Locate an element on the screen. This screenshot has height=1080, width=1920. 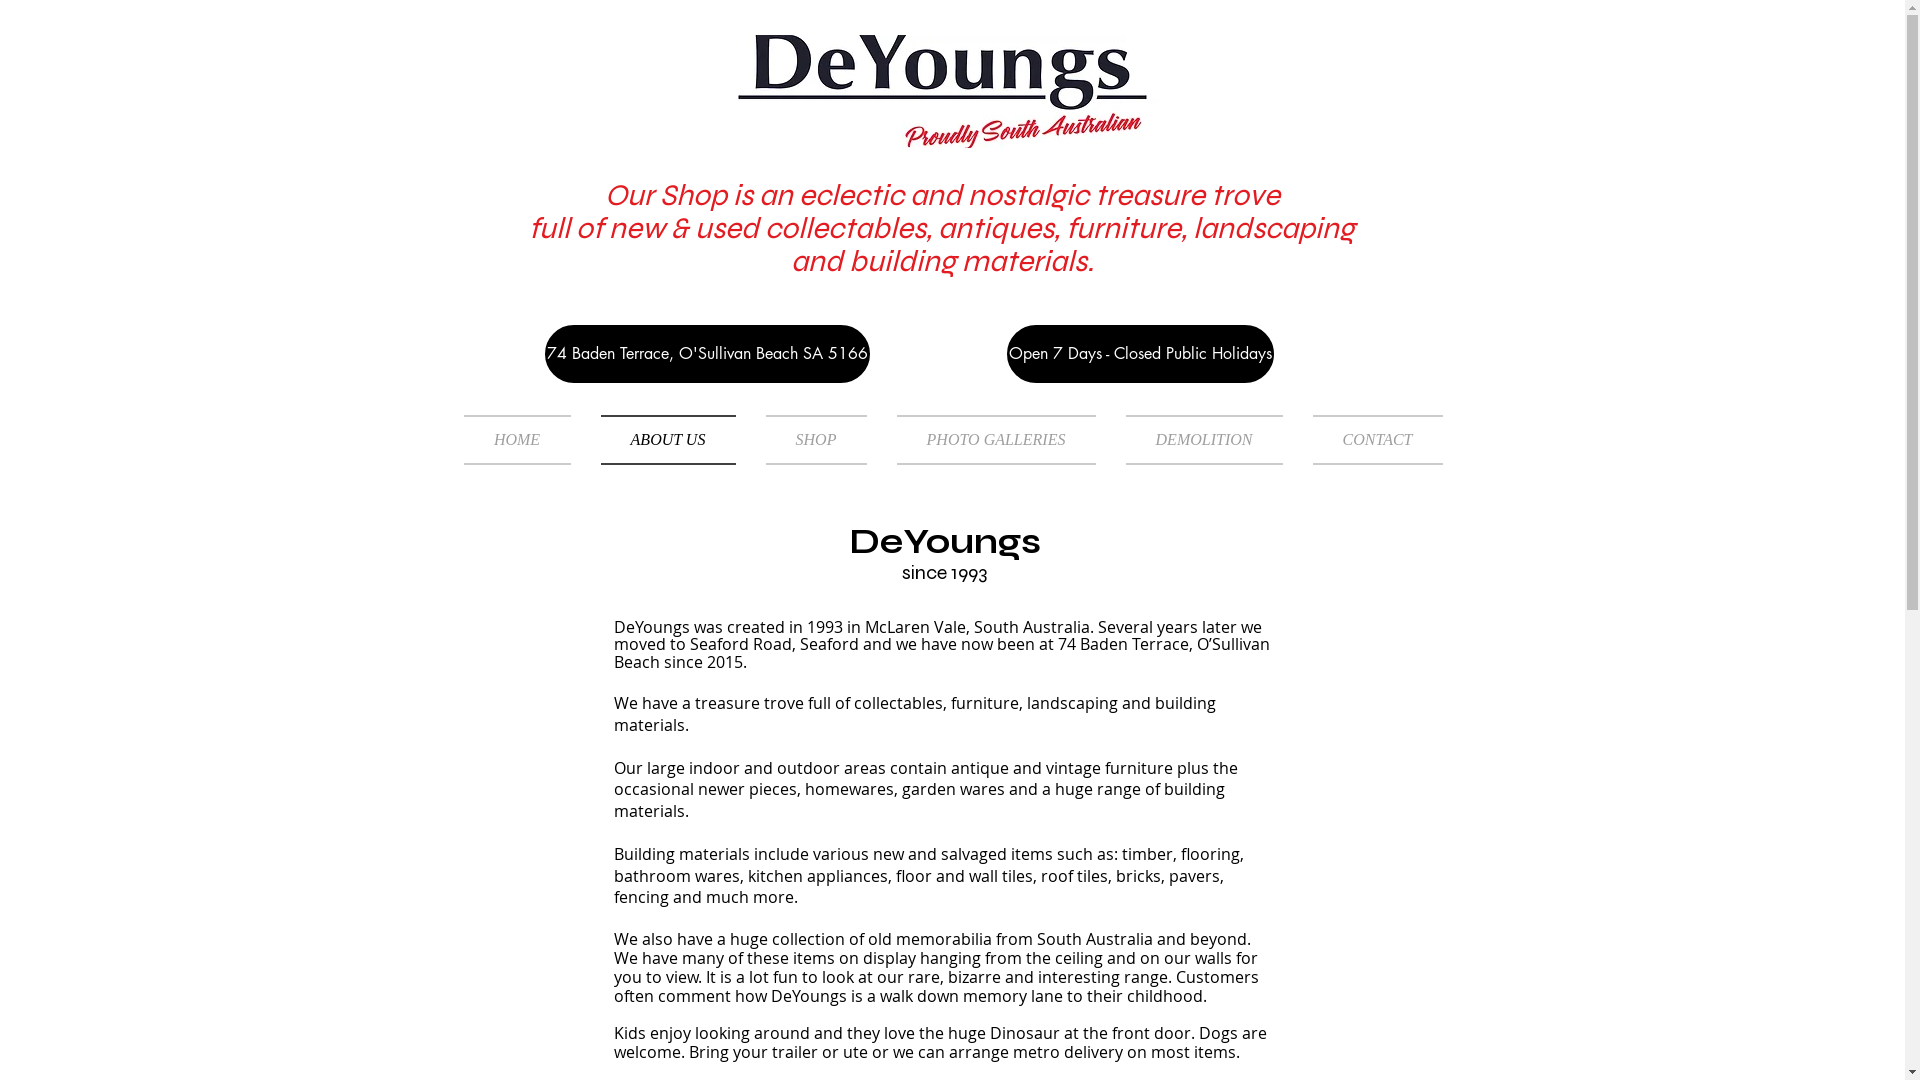
'CONTACT' is located at coordinates (1369, 438).